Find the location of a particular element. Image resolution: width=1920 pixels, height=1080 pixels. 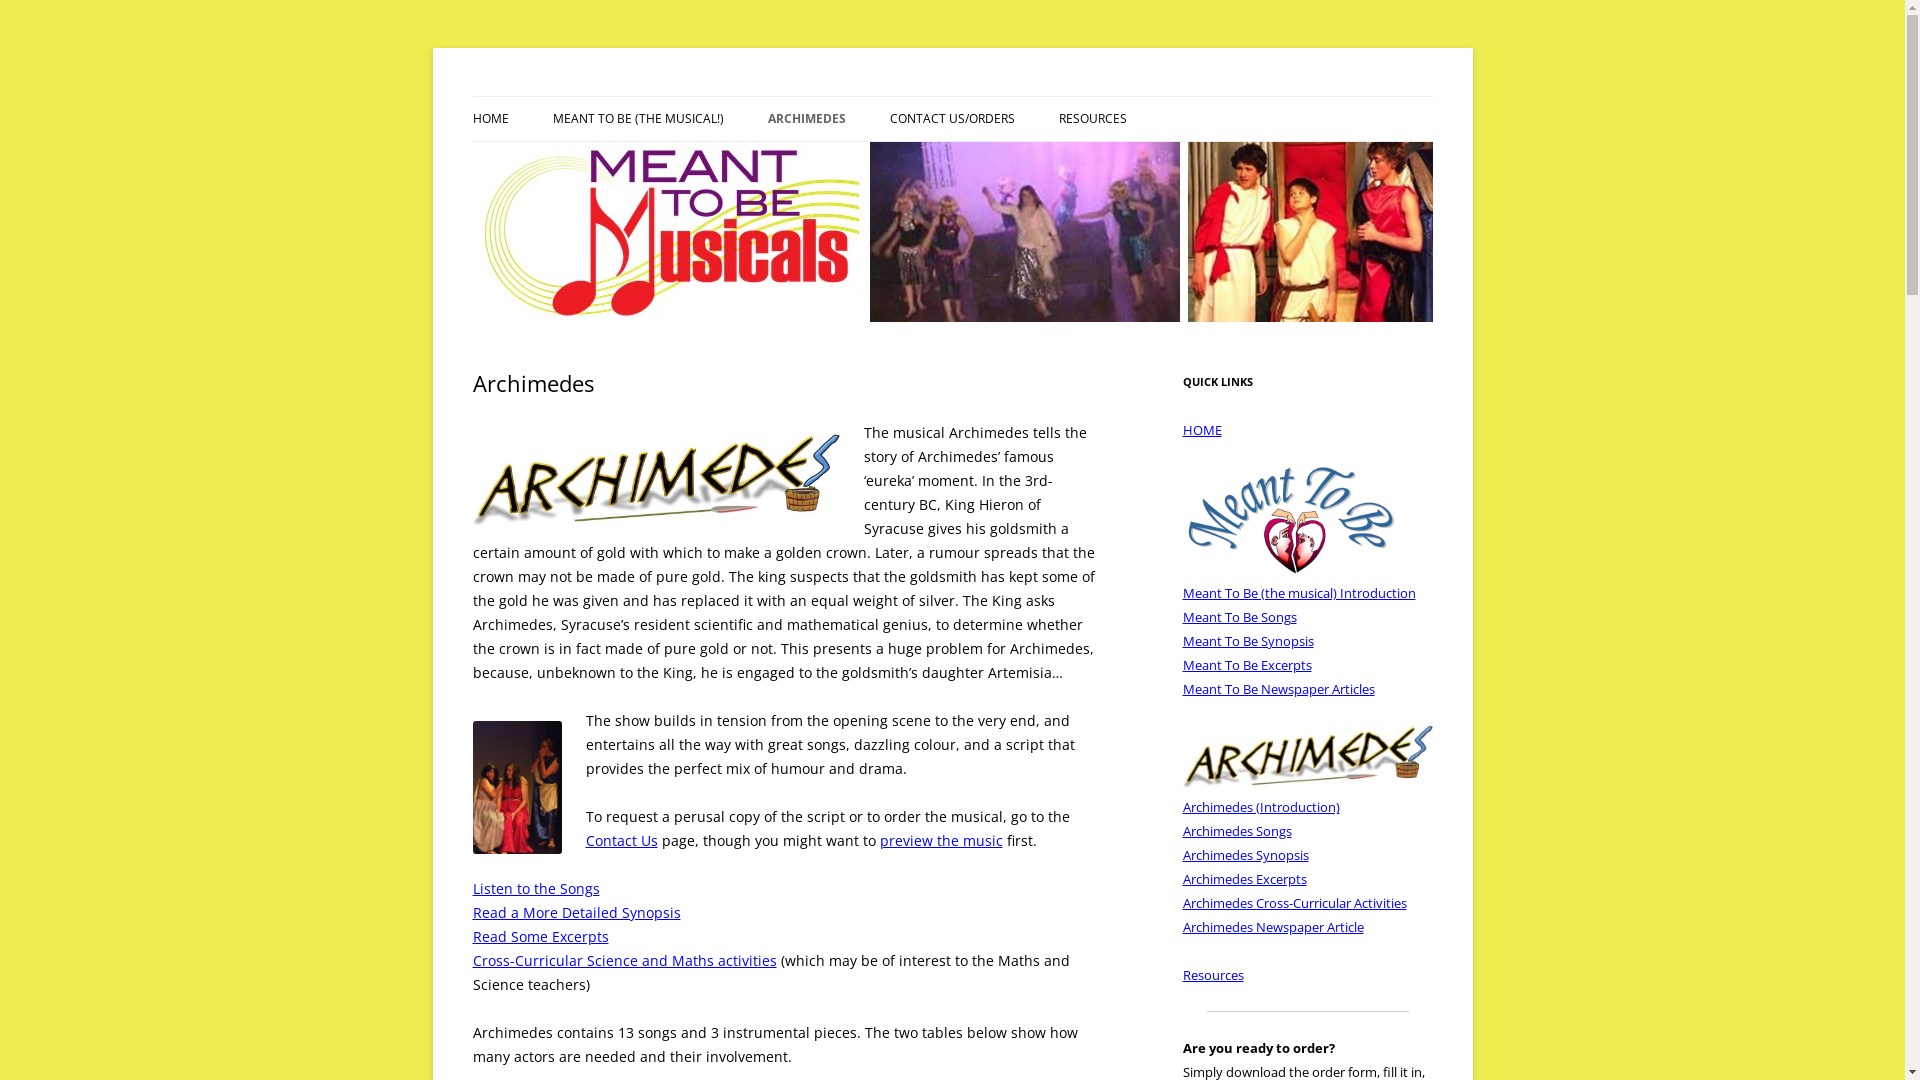

'Meant To Be (the musical) Introduction' is located at coordinates (1298, 592).